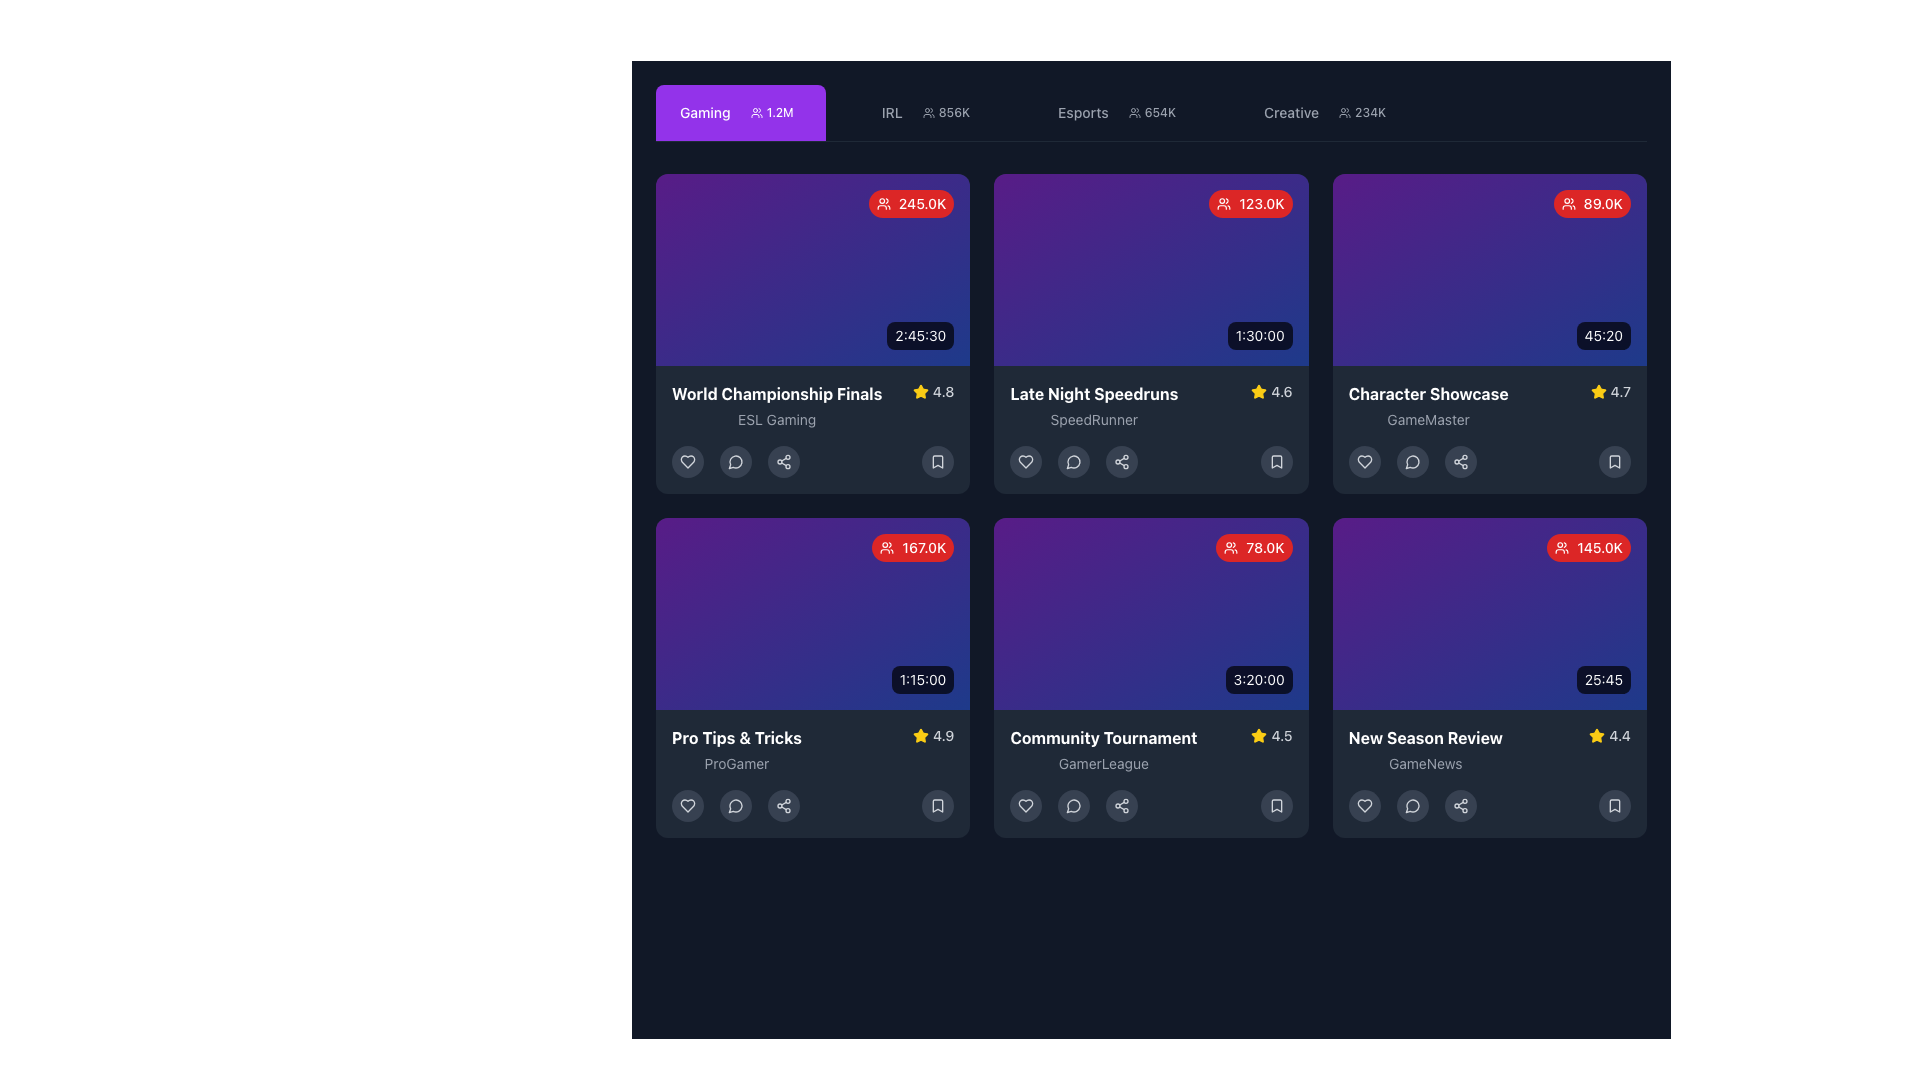 The width and height of the screenshot is (1920, 1080). Describe the element at coordinates (1102, 763) in the screenshot. I see `the text label reading 'GamerLeague', which is positioned below the 'Community Tournament' title in the card, indicating its subordinate role within the interface` at that location.